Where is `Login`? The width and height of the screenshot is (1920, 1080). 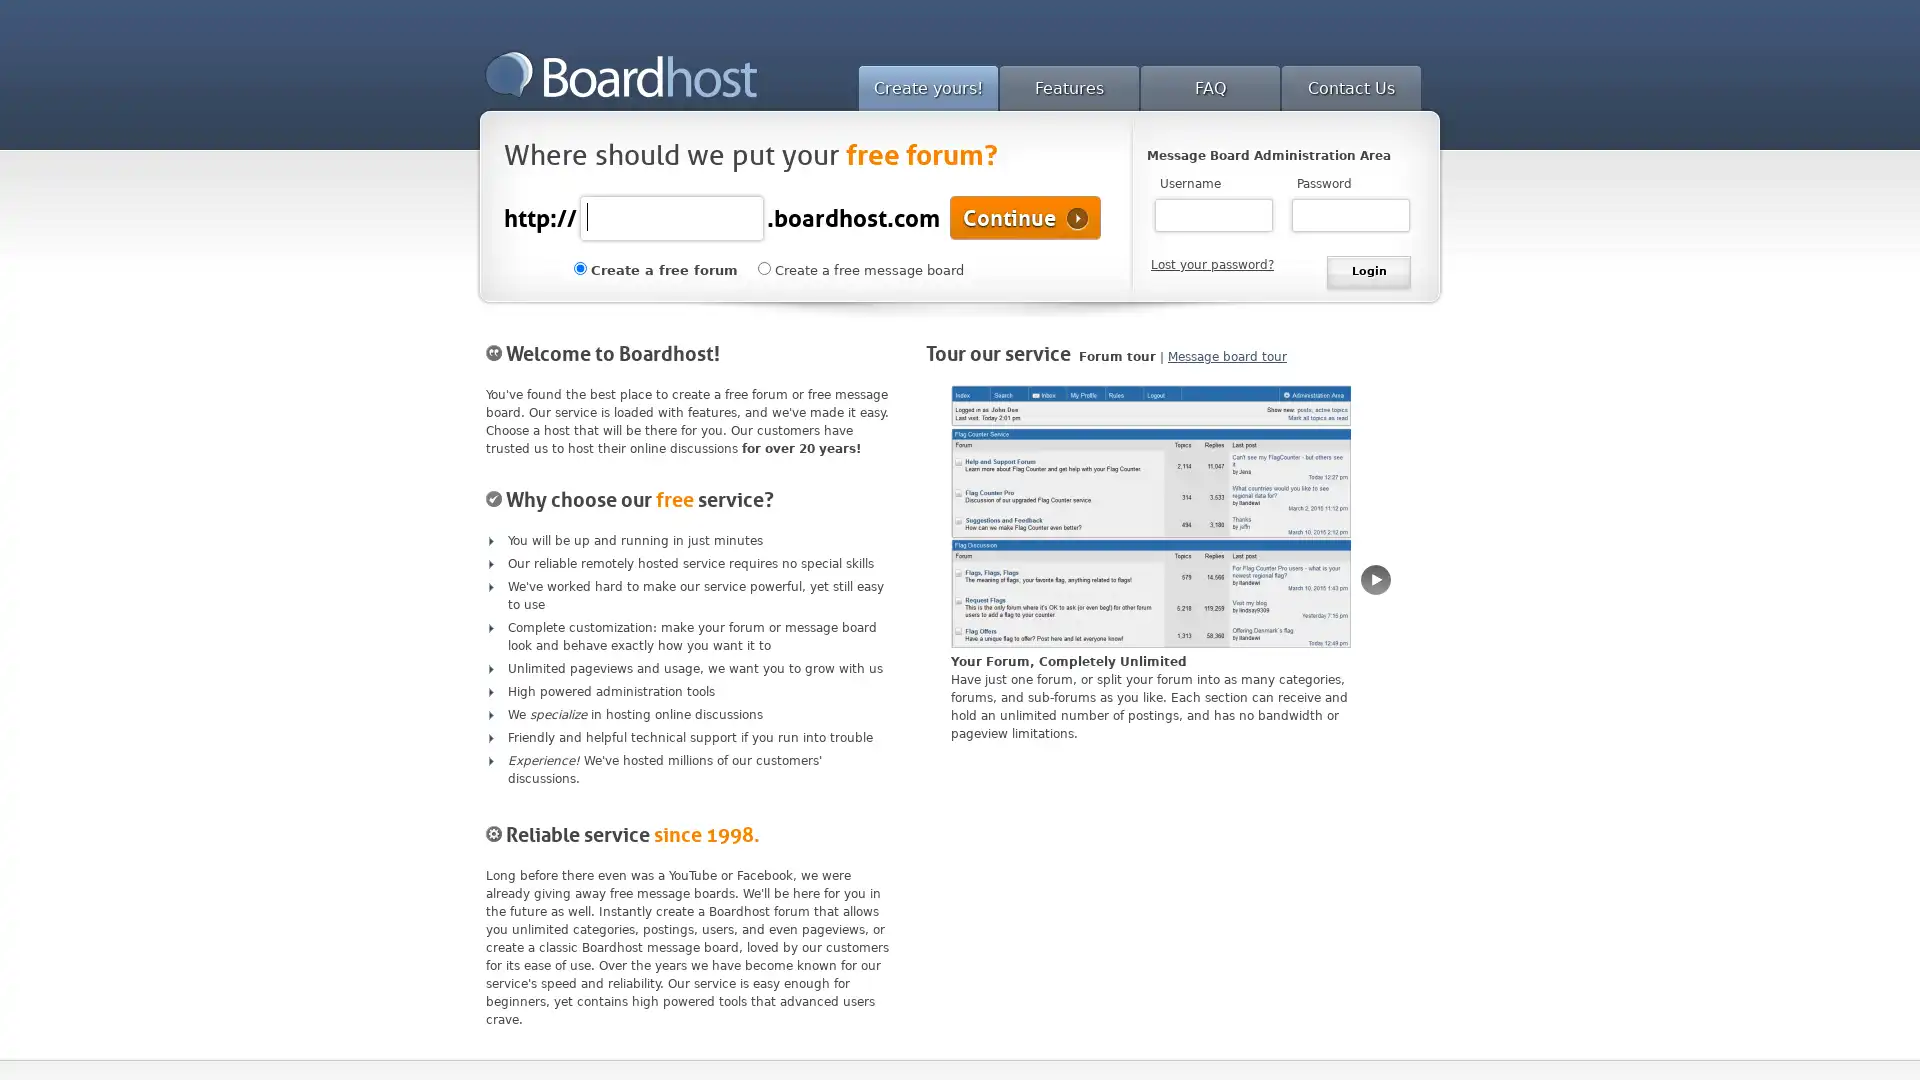
Login is located at coordinates (1367, 273).